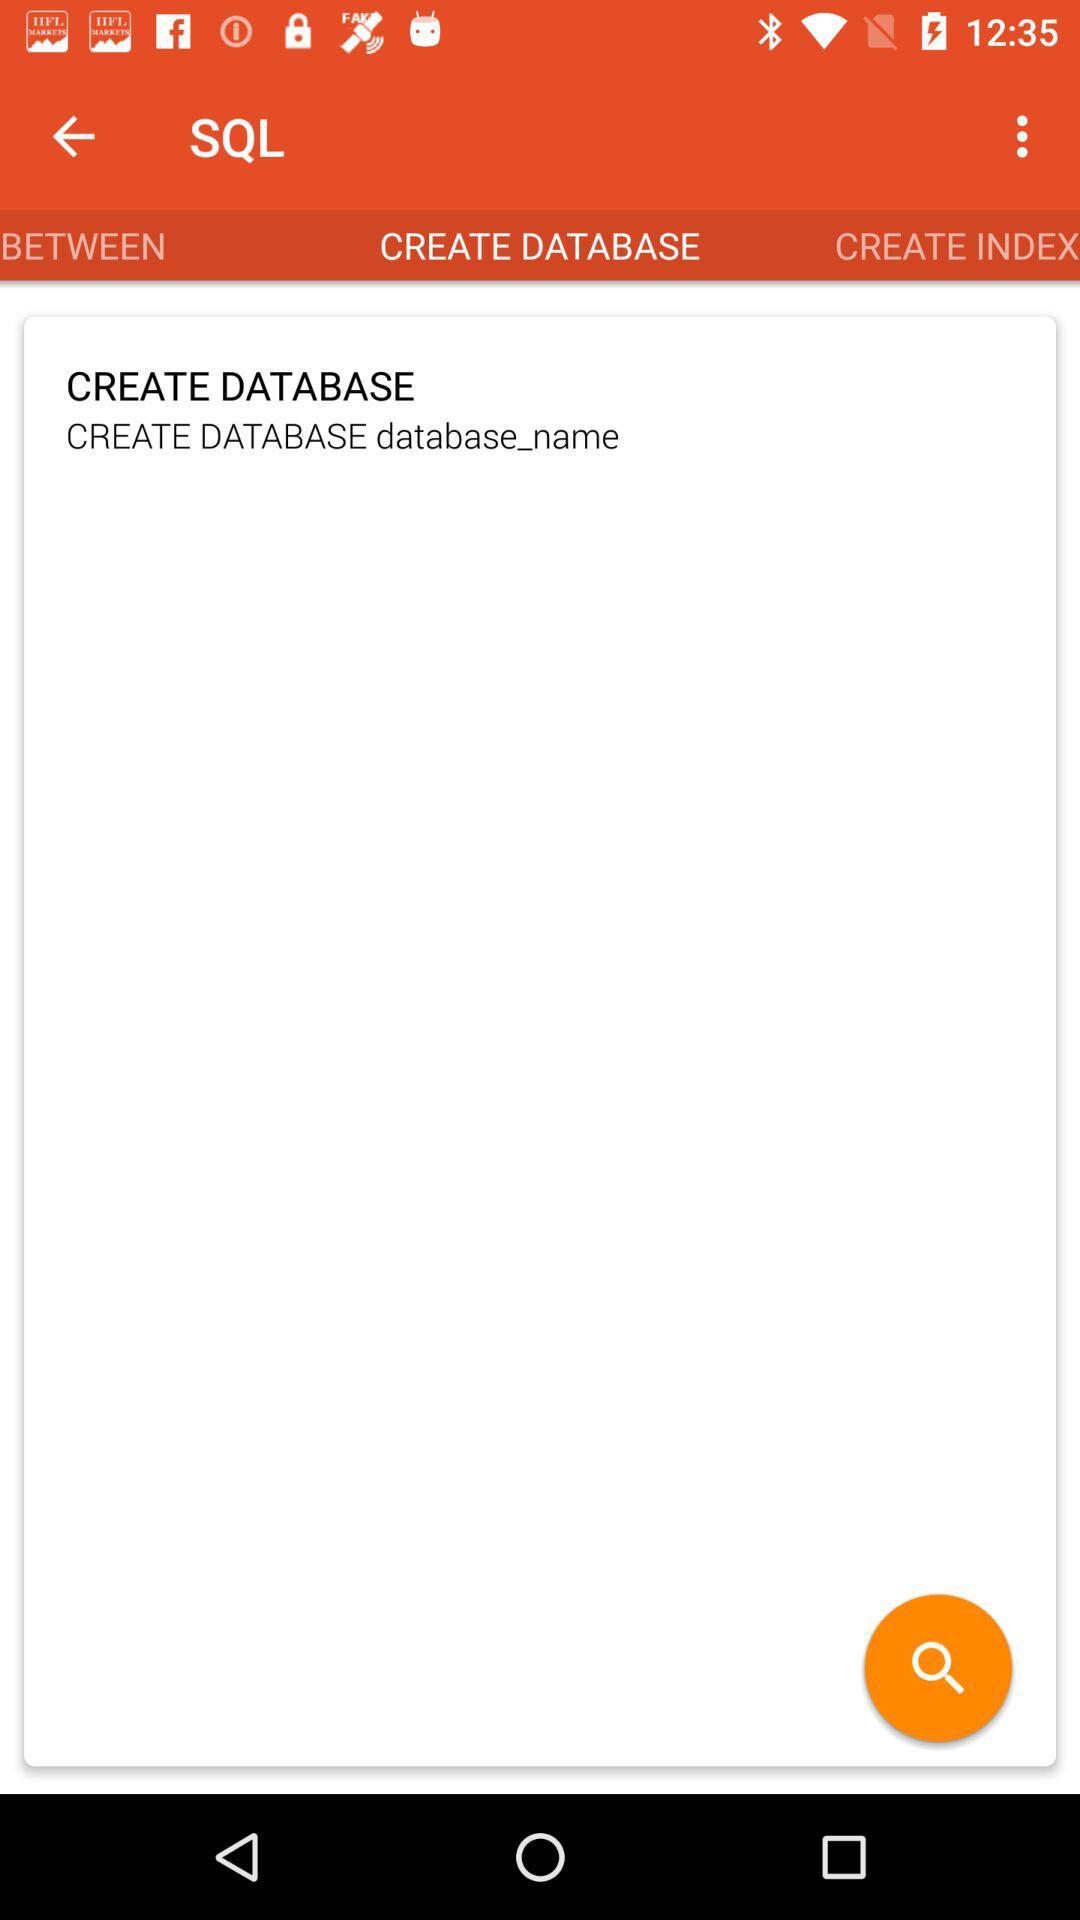 This screenshot has height=1920, width=1080. Describe the element at coordinates (72, 135) in the screenshot. I see `icon above between item` at that location.